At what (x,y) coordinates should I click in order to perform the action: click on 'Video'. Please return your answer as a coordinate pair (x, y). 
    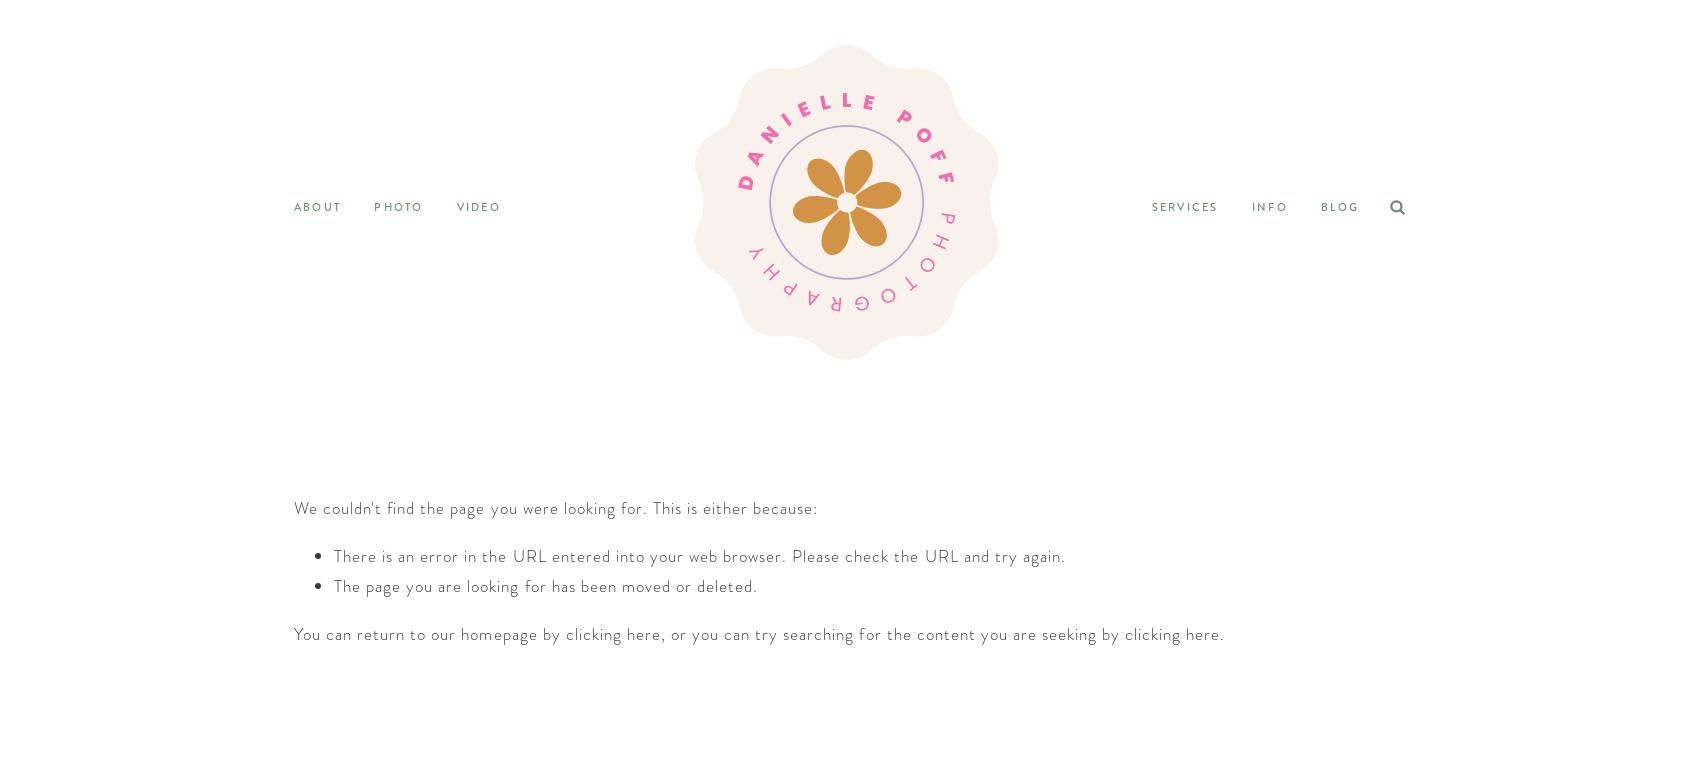
    Looking at the image, I should click on (478, 205).